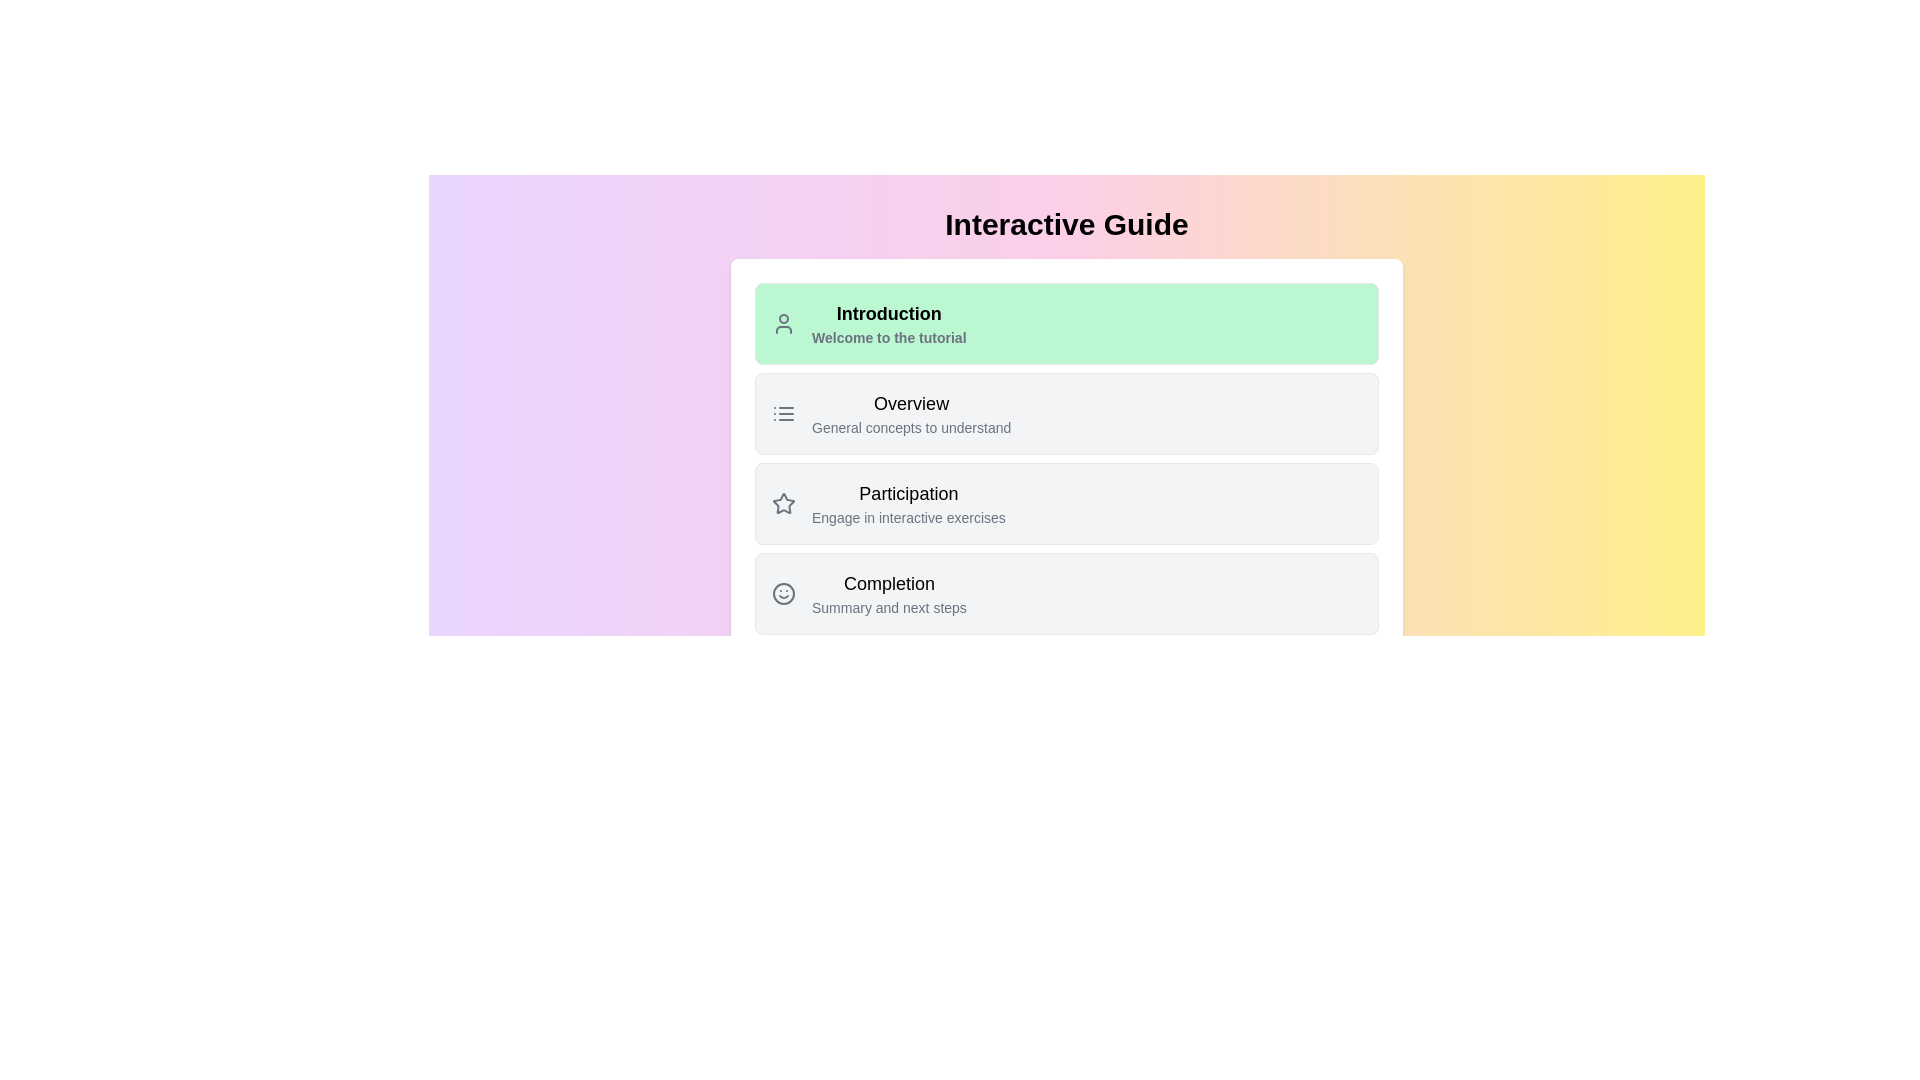 The width and height of the screenshot is (1920, 1080). What do you see at coordinates (910, 427) in the screenshot?
I see `informational text label located directly below the 'Overview' heading, which serves as a subtitle or additional context` at bounding box center [910, 427].